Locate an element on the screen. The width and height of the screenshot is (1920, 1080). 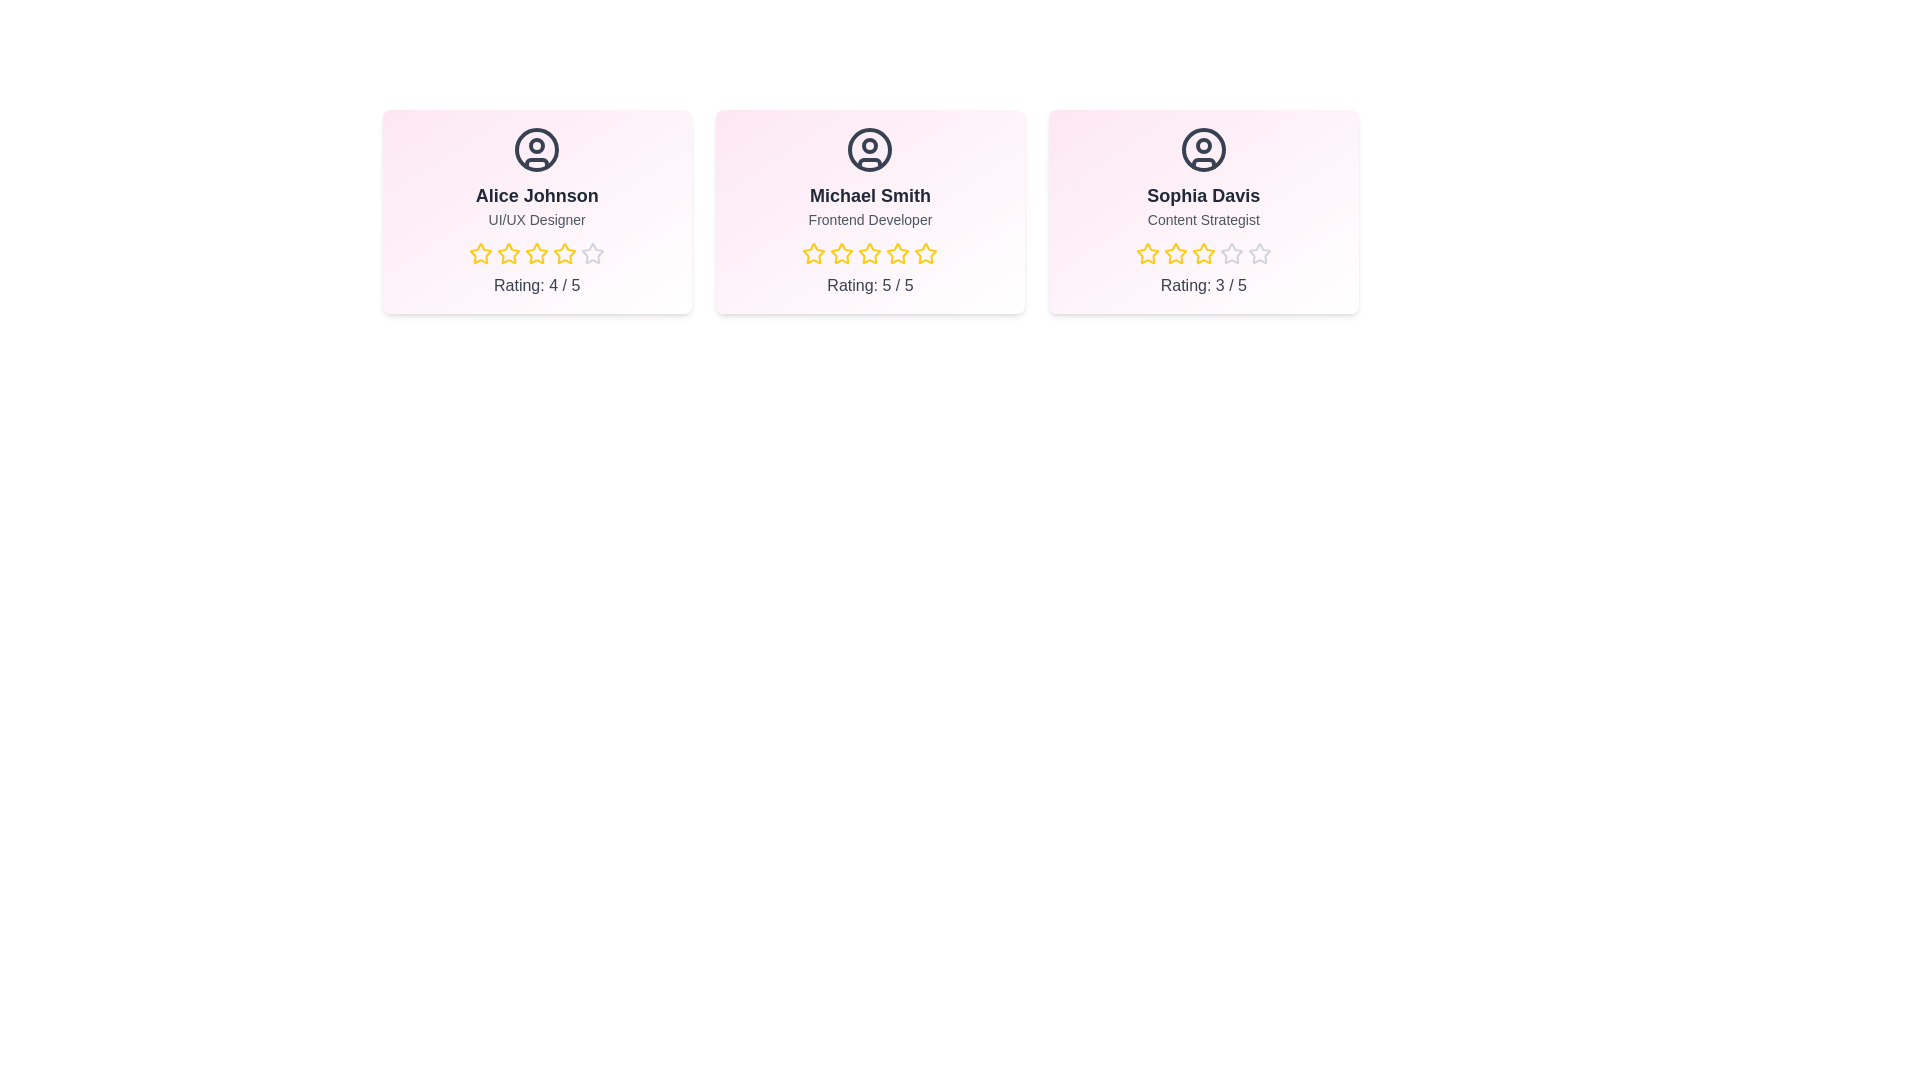
the star corresponding to 3 stars for the team member Michael Smith is located at coordinates (870, 253).